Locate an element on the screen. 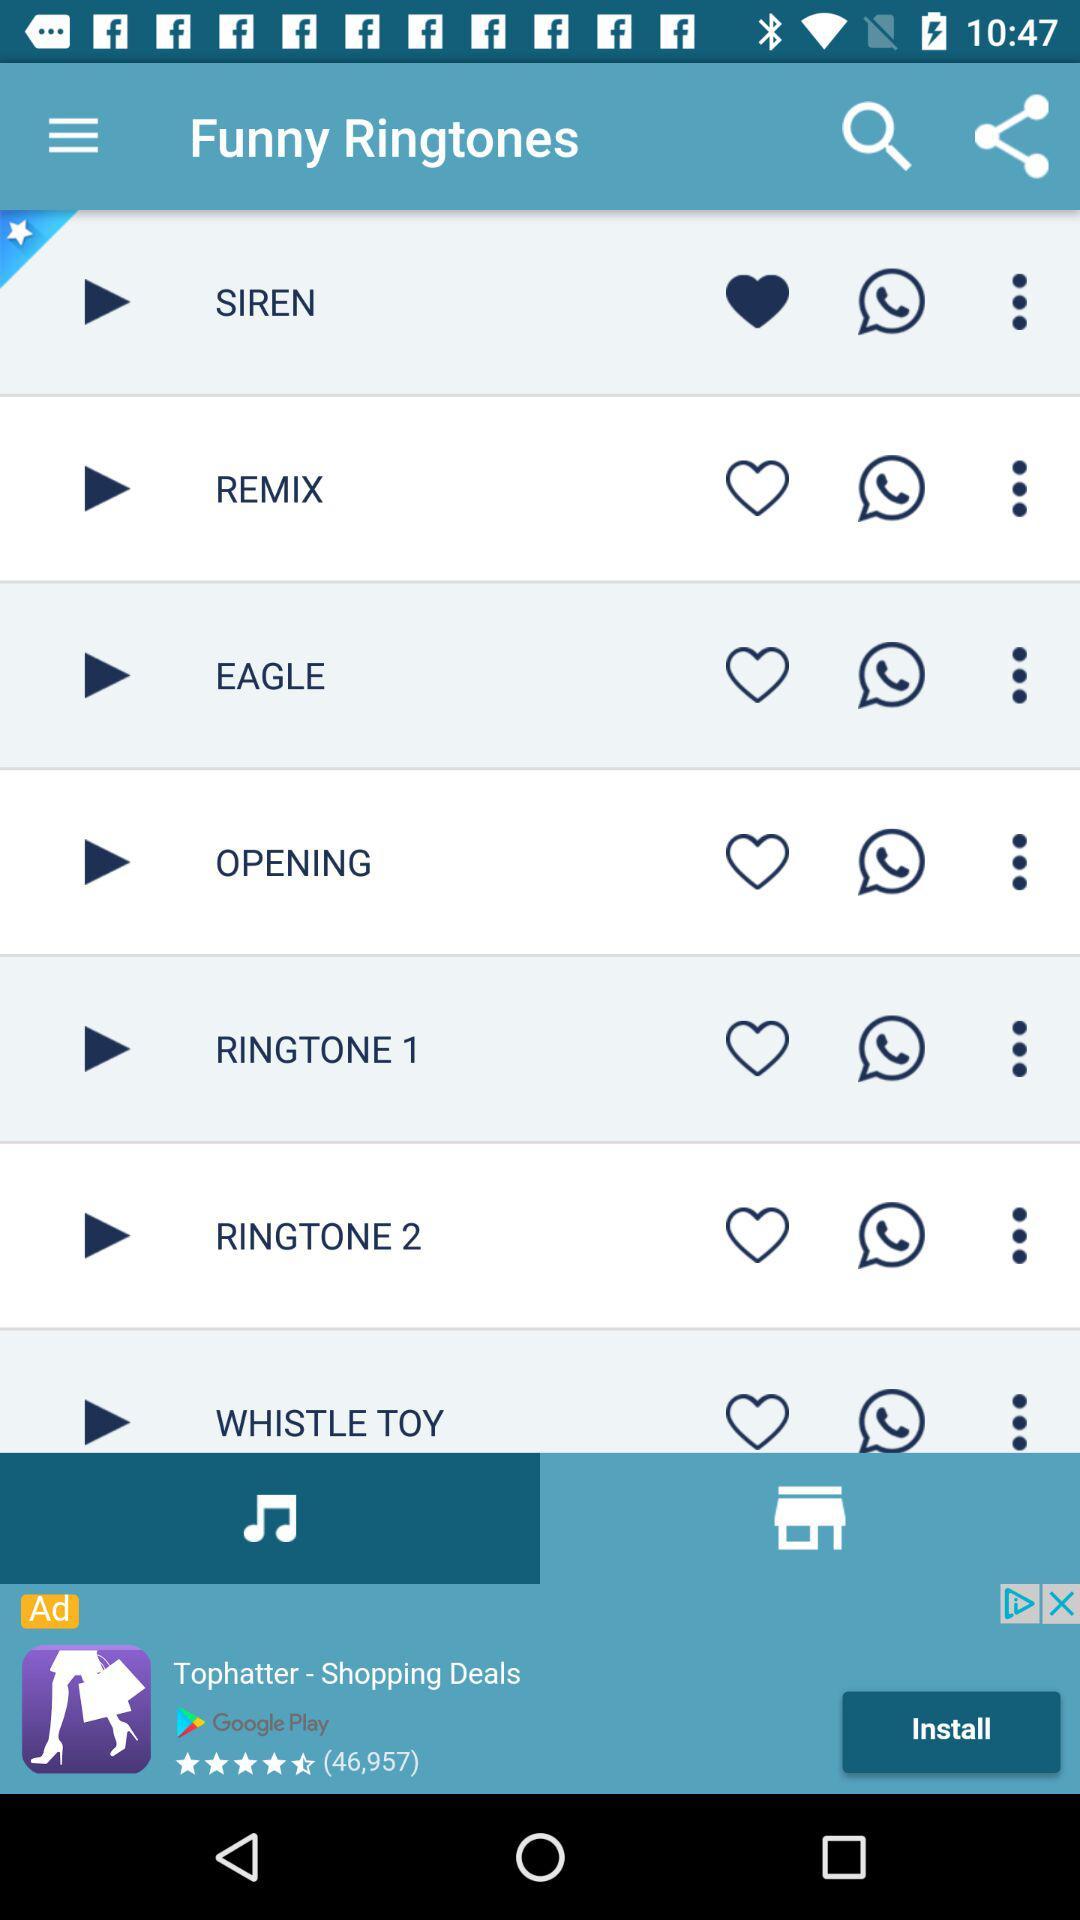 This screenshot has height=1920, width=1080. extra option is located at coordinates (1019, 675).